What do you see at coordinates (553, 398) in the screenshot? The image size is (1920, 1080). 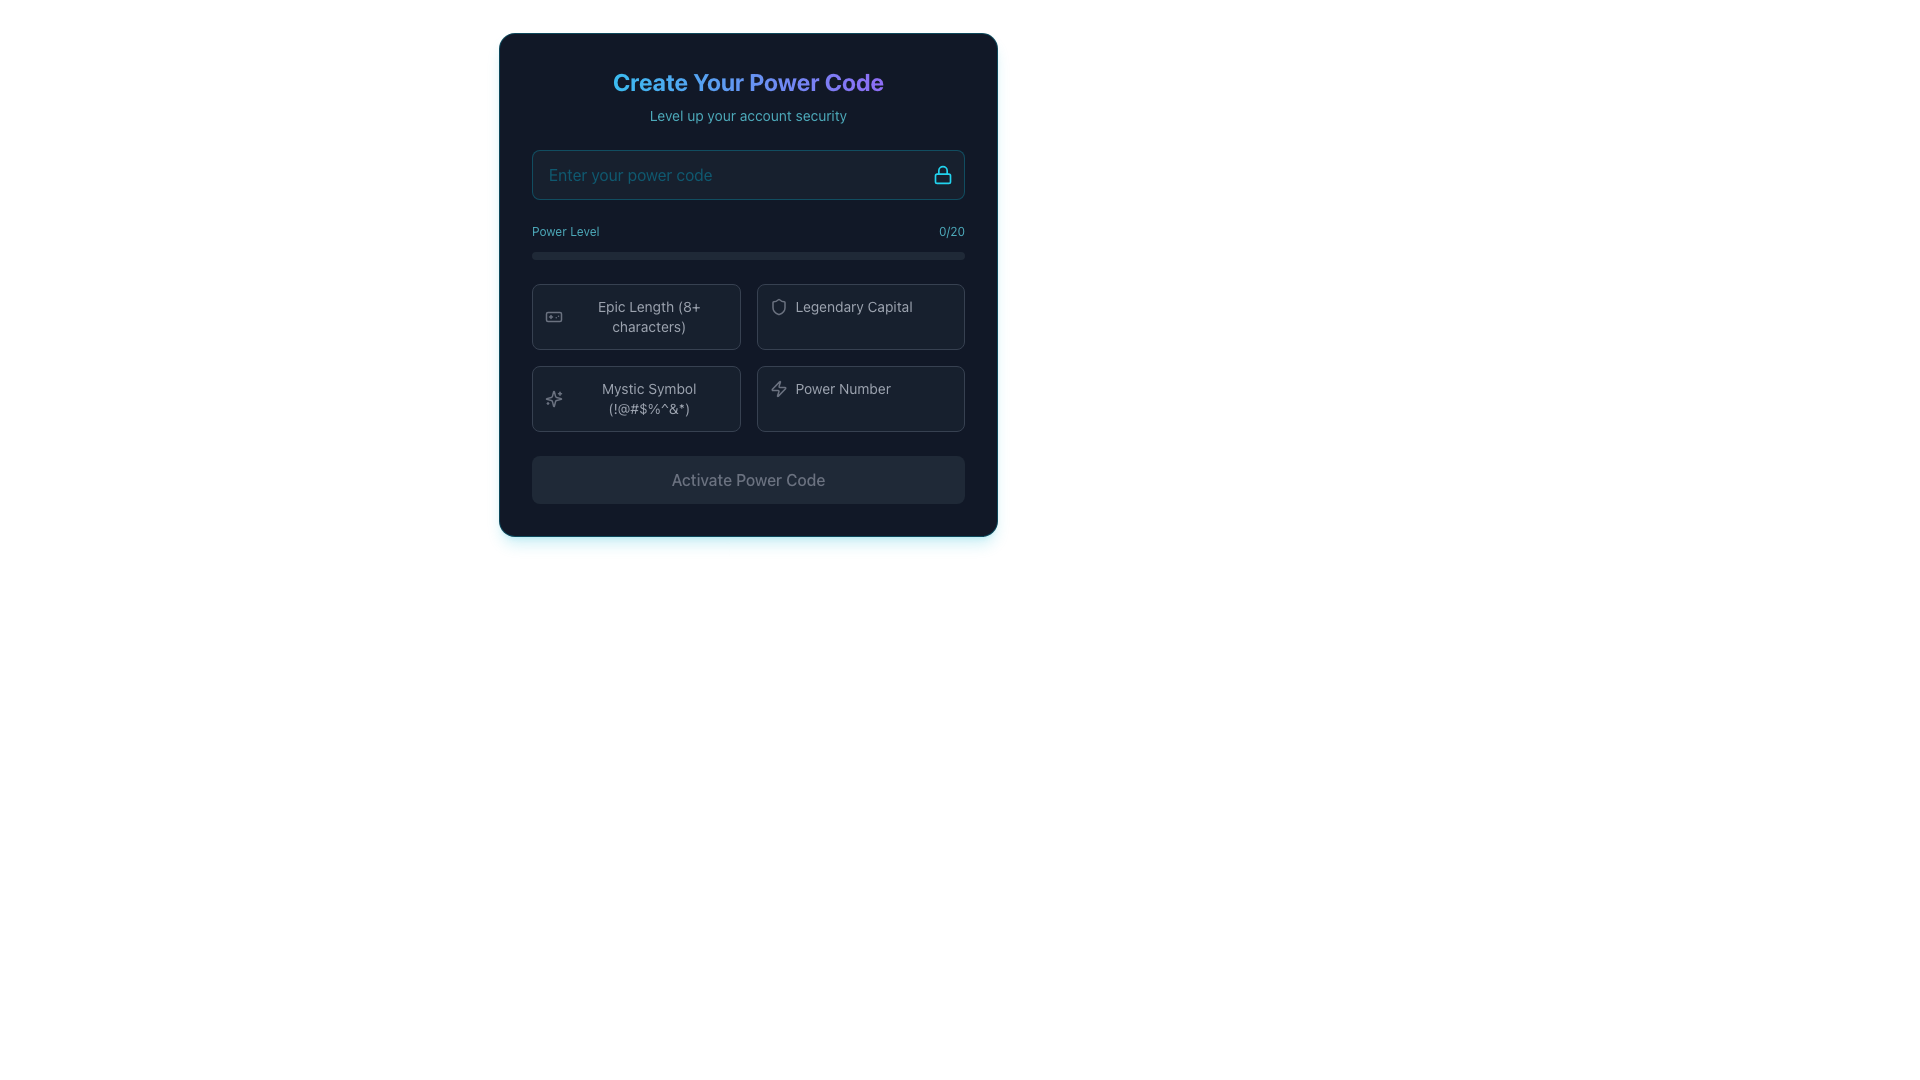 I see `the Mystic Symbol decorative icon in the second row of the power code creation form, located towards the left-hand side` at bounding box center [553, 398].